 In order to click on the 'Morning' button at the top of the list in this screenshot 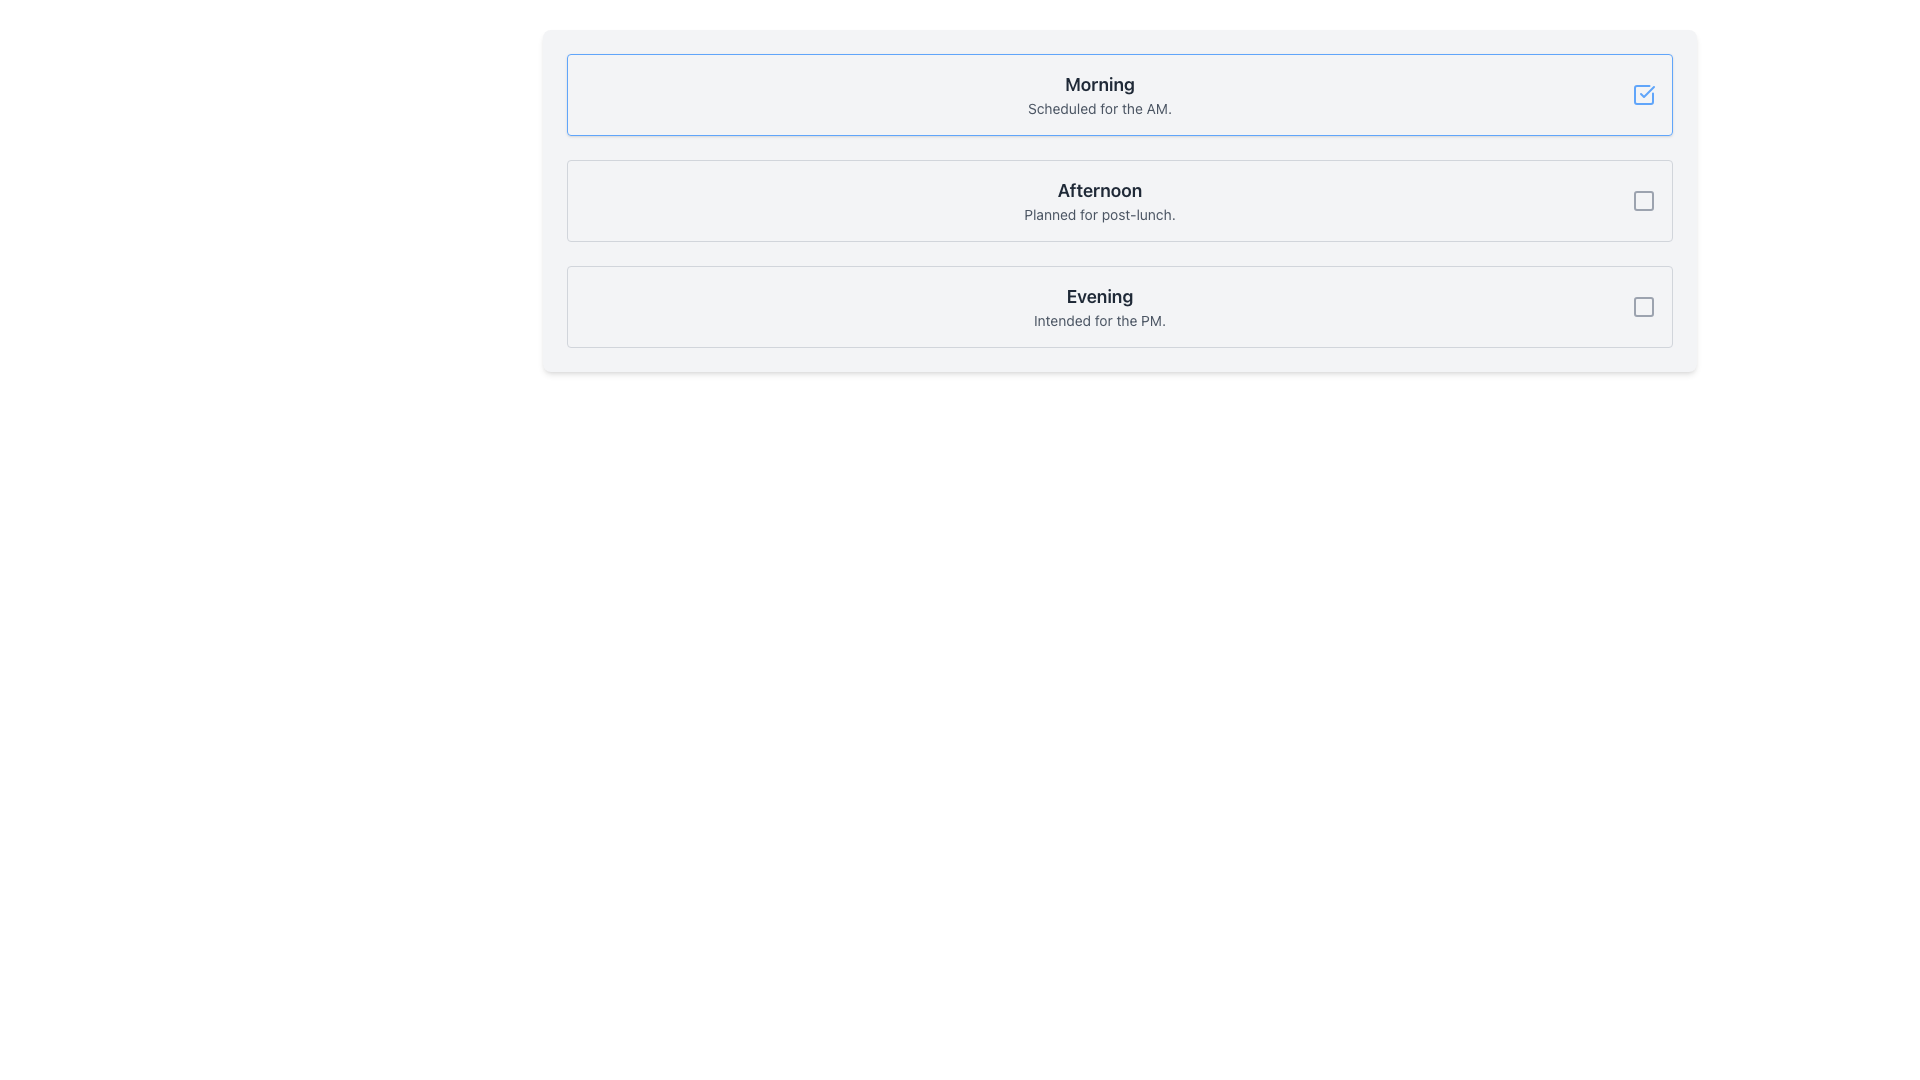, I will do `click(1118, 95)`.